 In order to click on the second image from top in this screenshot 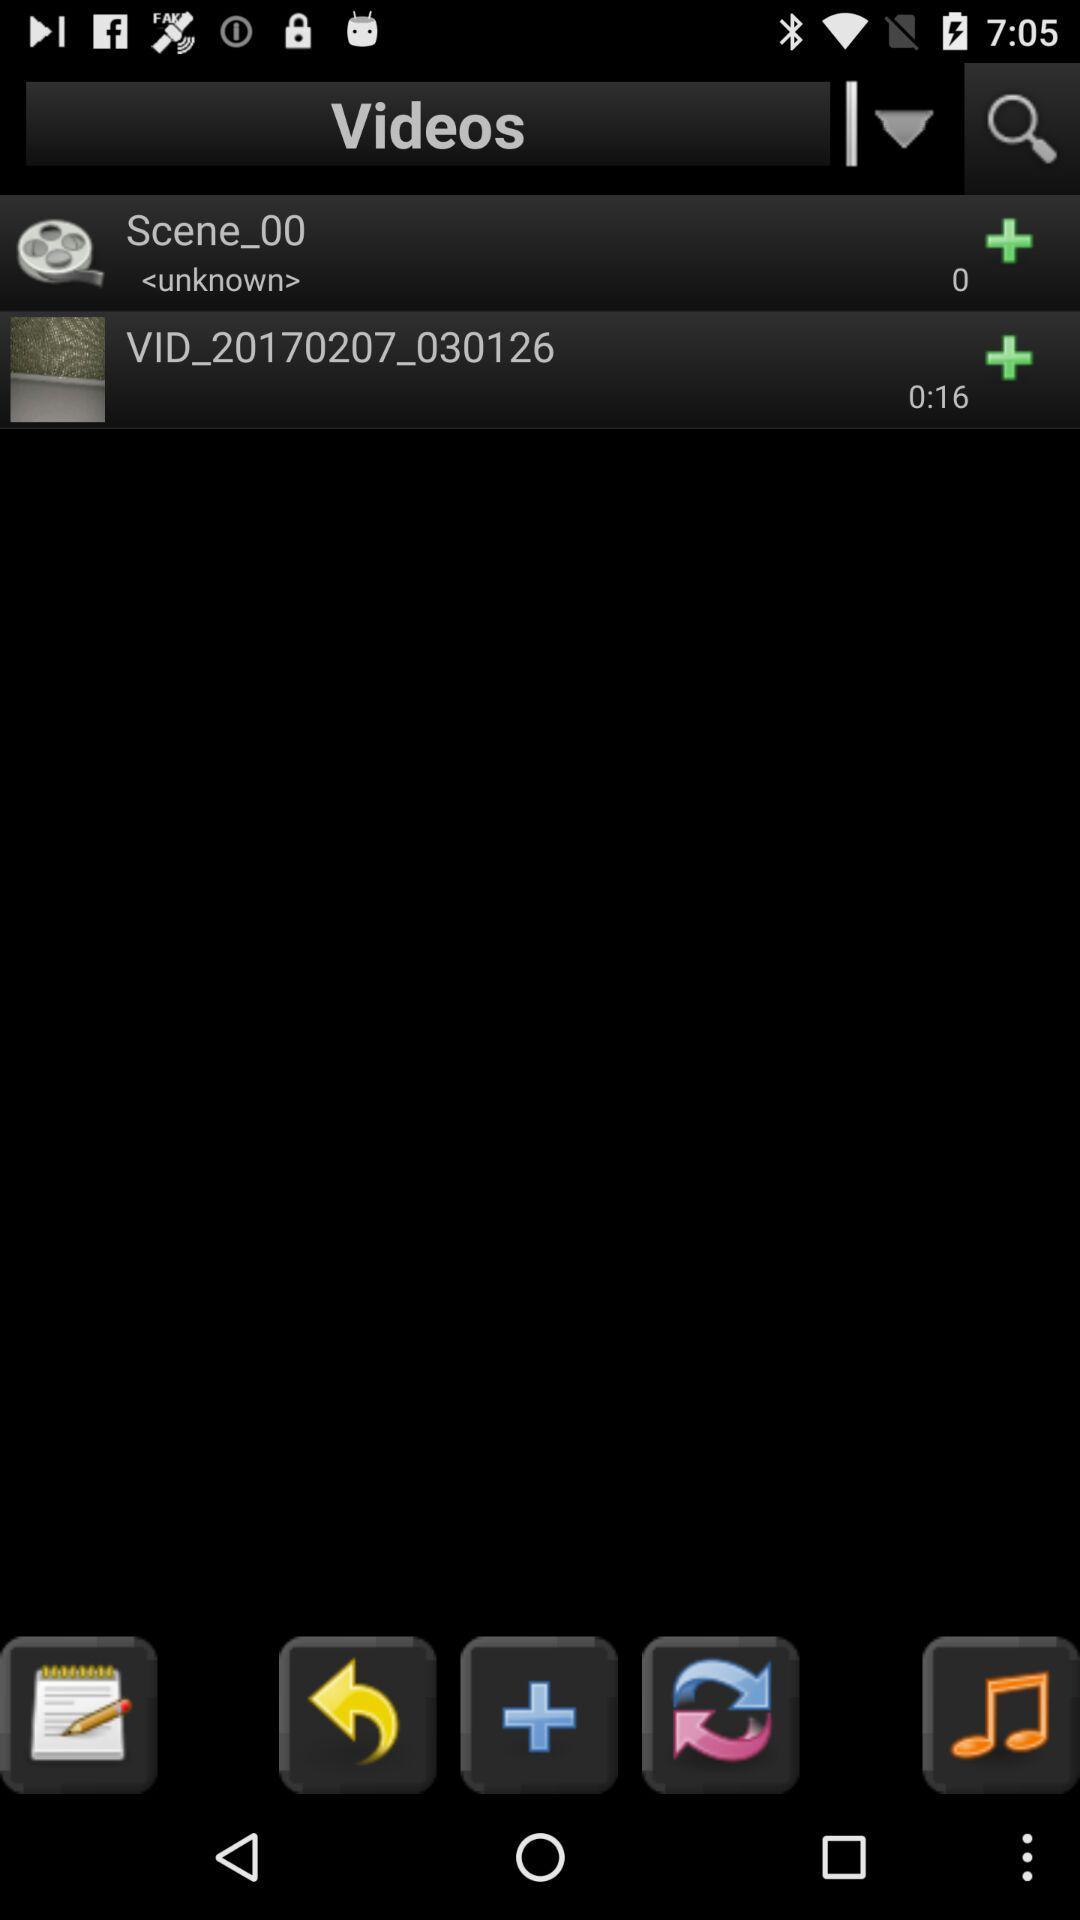, I will do `click(56, 369)`.